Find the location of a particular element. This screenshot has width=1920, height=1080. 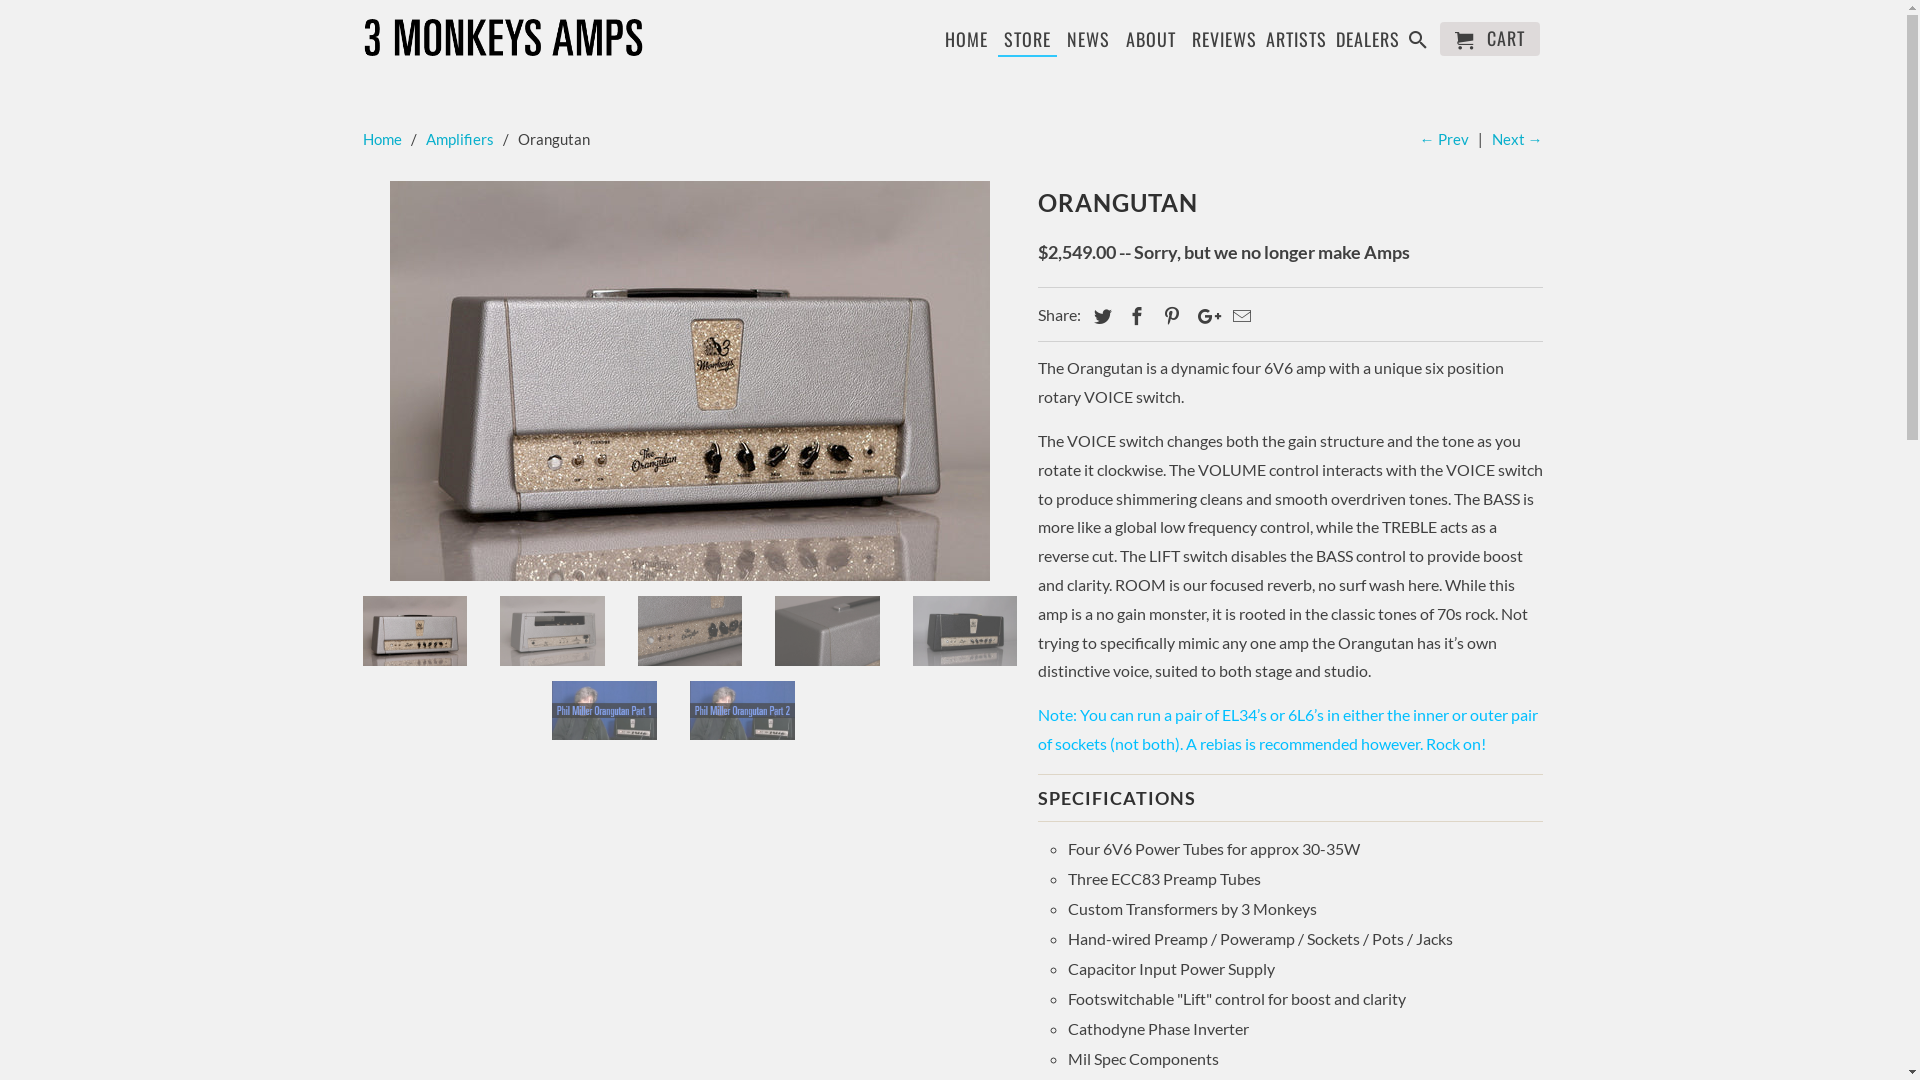

'Share this on Facebook' is located at coordinates (1133, 315).